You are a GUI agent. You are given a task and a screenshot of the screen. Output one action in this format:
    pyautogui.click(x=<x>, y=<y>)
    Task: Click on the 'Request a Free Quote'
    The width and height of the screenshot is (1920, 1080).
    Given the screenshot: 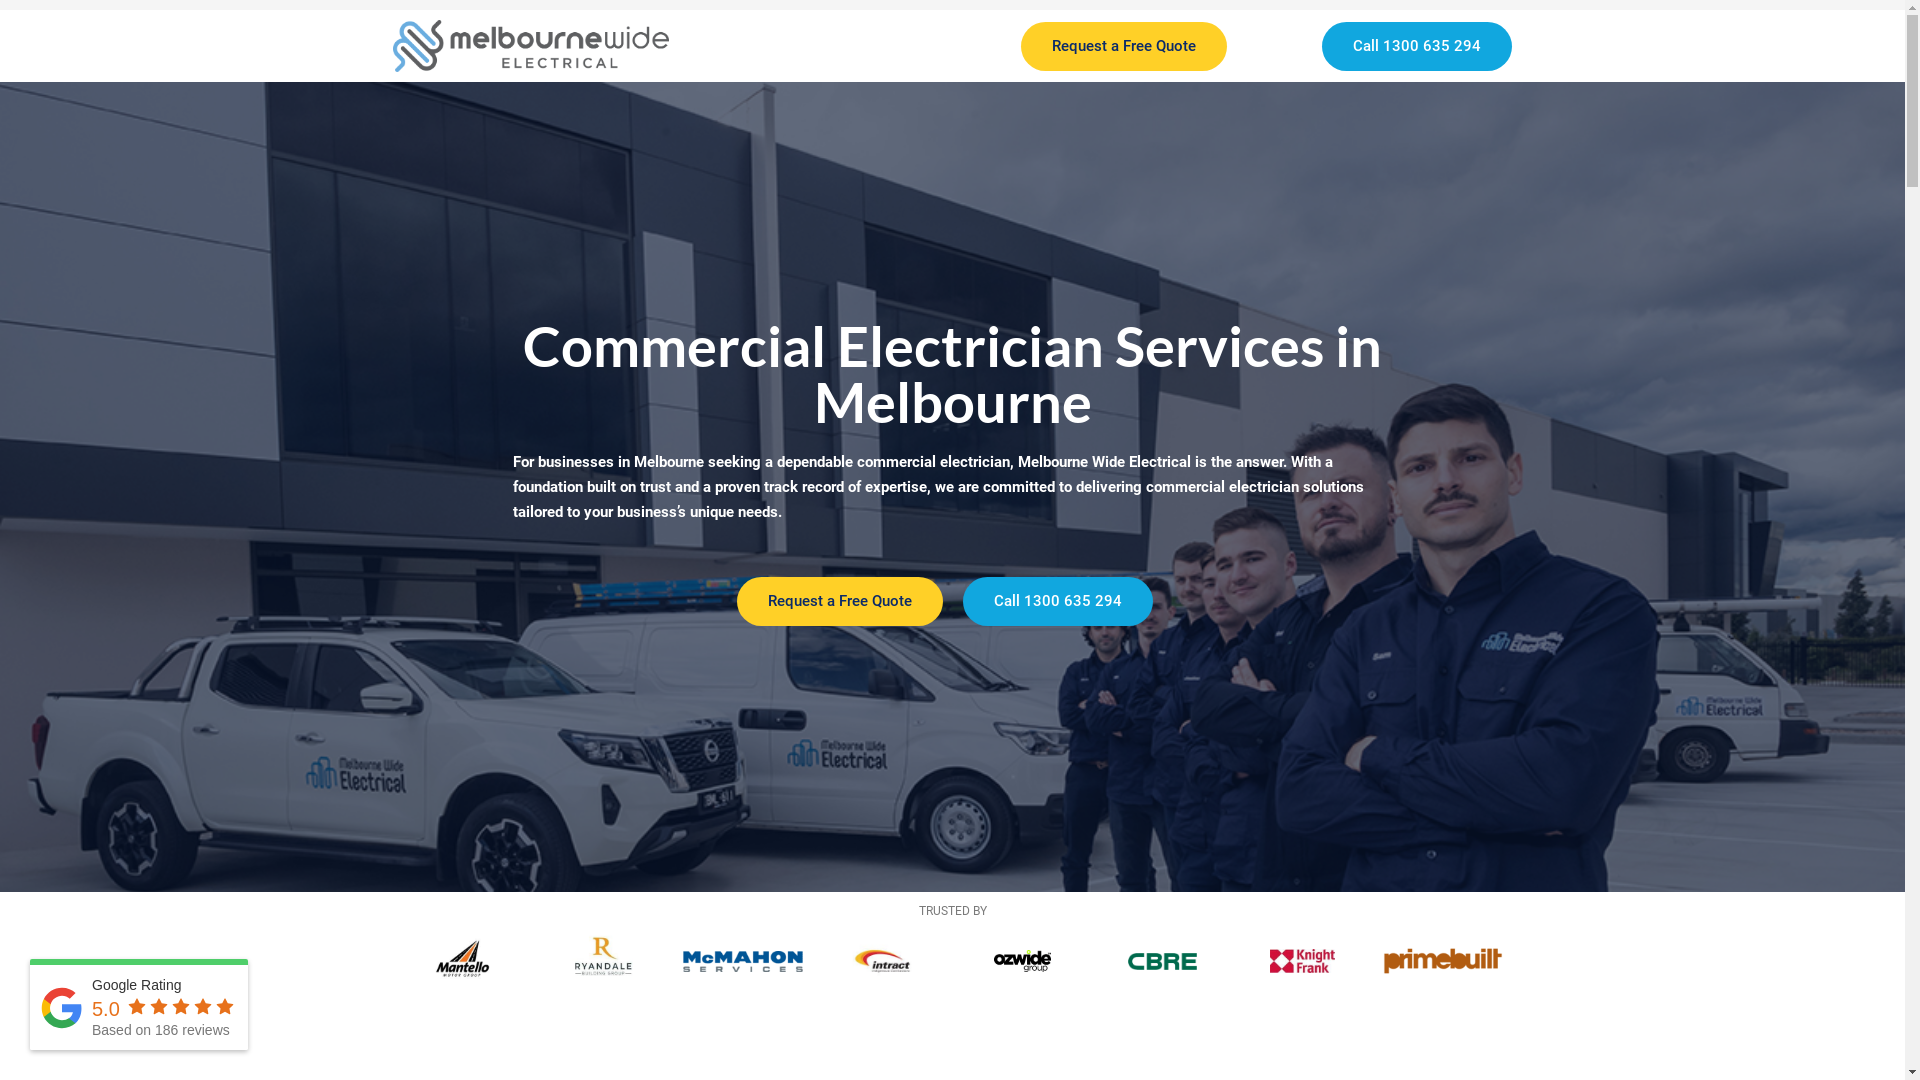 What is the action you would take?
    pyautogui.click(x=839, y=600)
    